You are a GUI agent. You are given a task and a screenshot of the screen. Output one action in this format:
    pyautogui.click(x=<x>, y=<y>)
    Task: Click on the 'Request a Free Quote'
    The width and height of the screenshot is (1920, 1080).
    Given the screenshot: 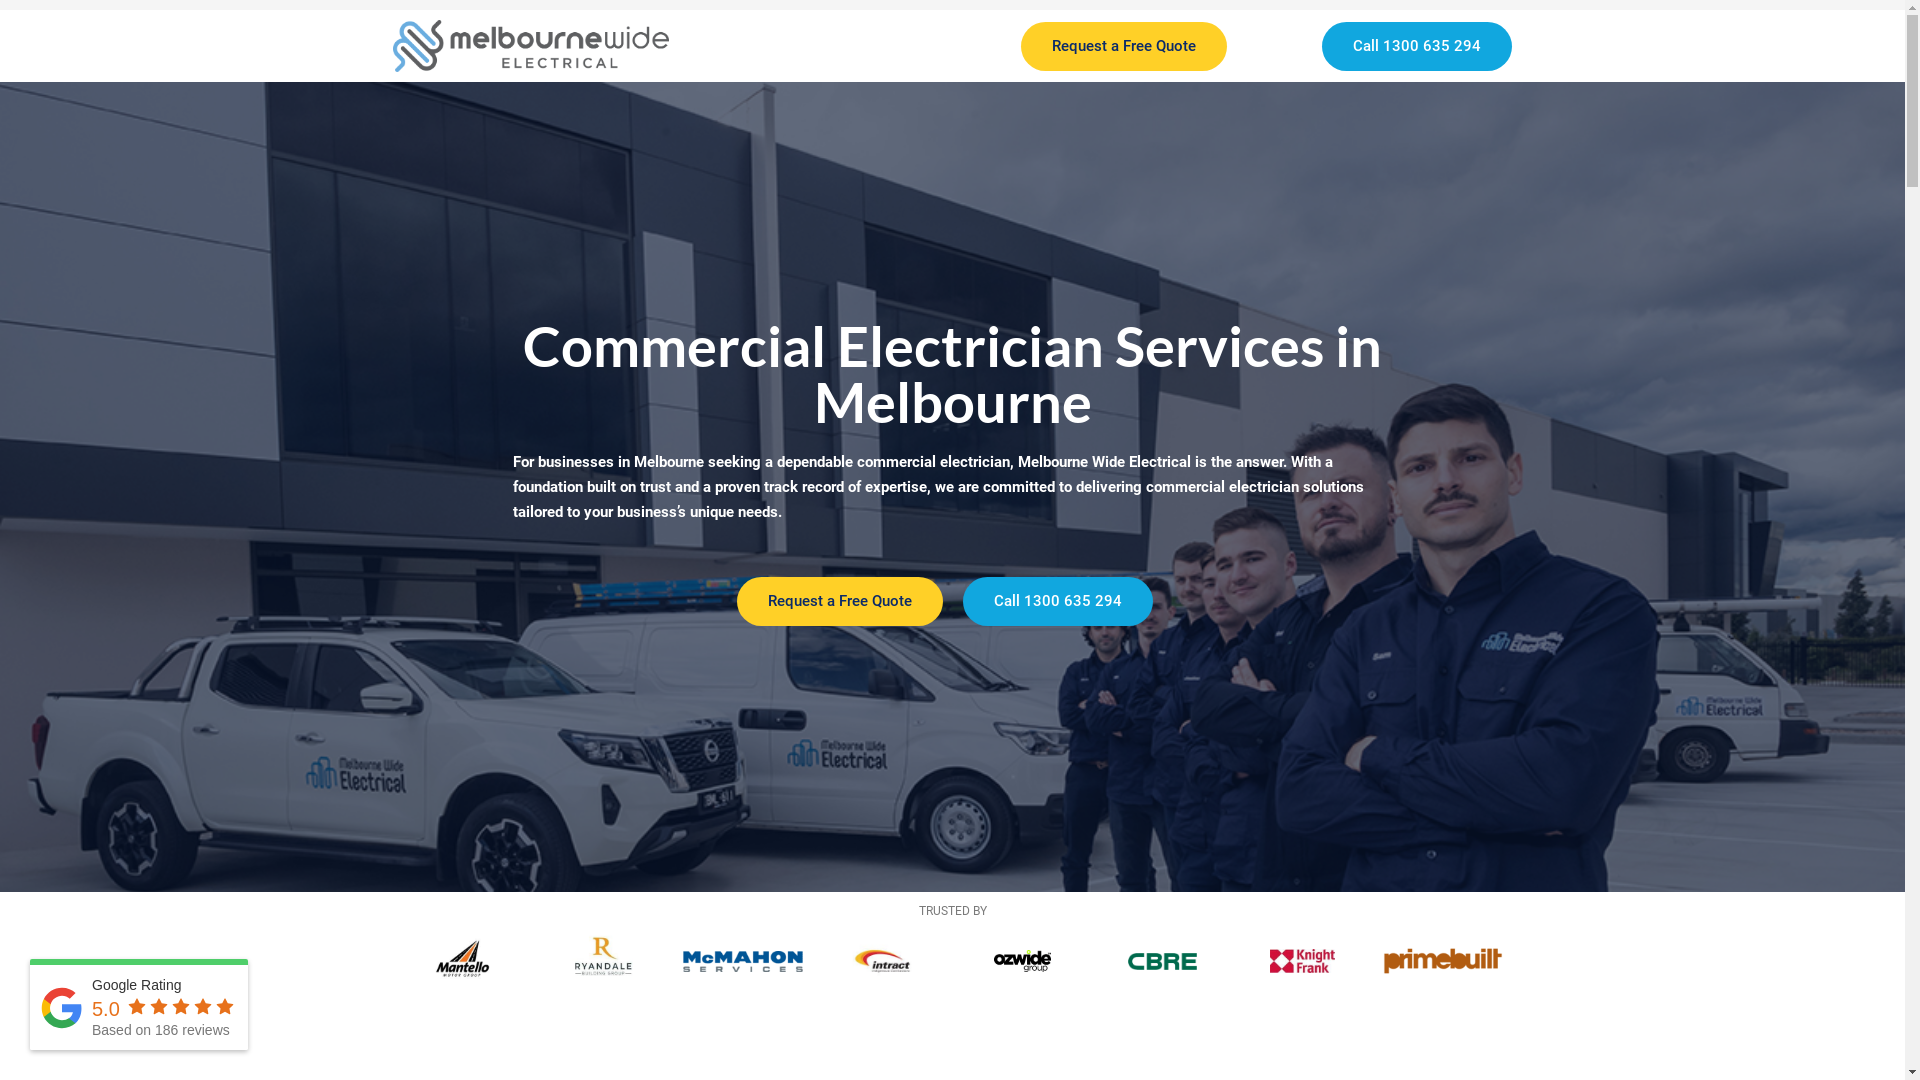 What is the action you would take?
    pyautogui.click(x=839, y=600)
    